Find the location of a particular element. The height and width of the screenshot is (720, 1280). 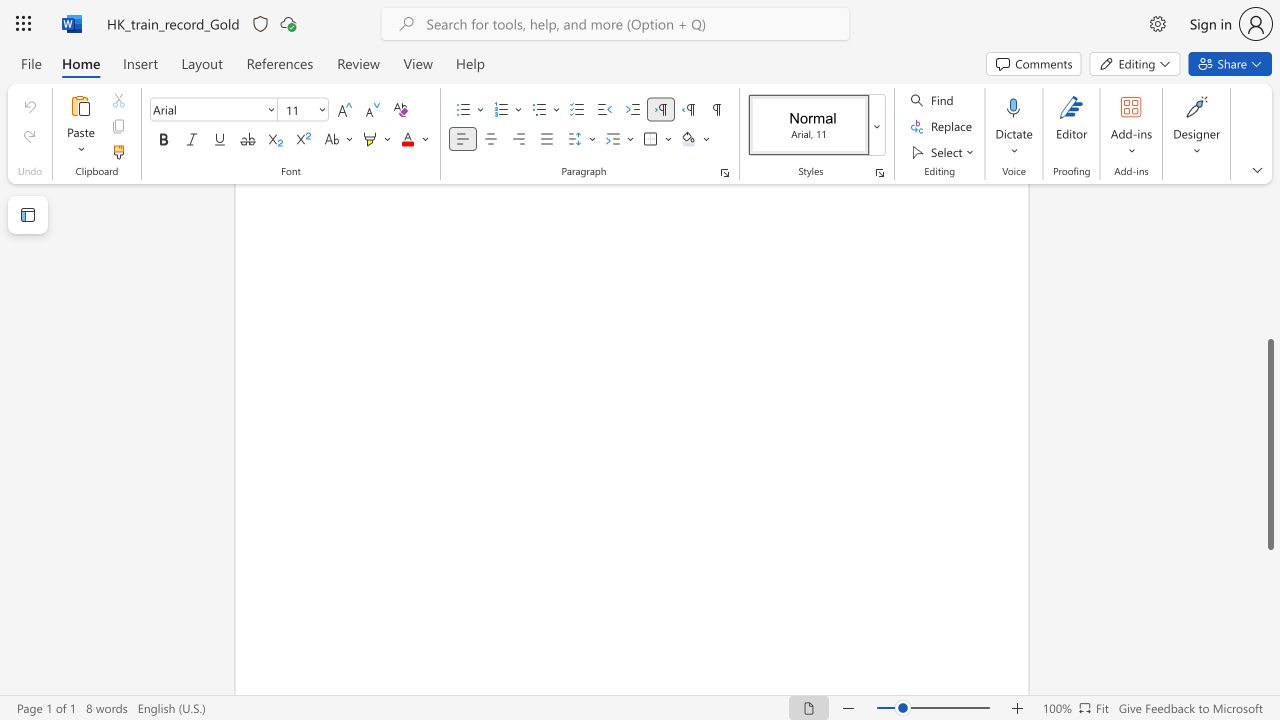

the scrollbar and move down 270 pixels is located at coordinates (1269, 443).